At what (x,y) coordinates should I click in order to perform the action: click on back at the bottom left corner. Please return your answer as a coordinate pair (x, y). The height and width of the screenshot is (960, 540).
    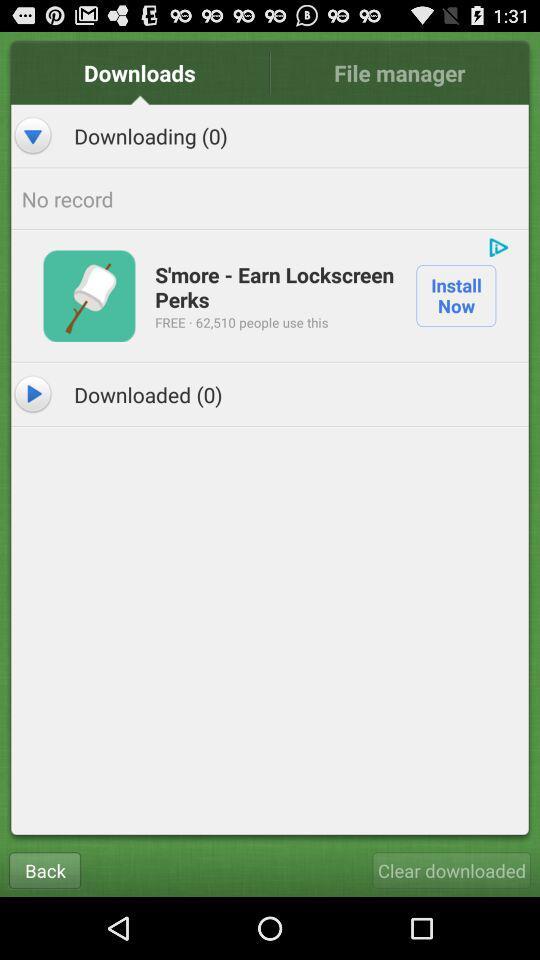
    Looking at the image, I should click on (44, 869).